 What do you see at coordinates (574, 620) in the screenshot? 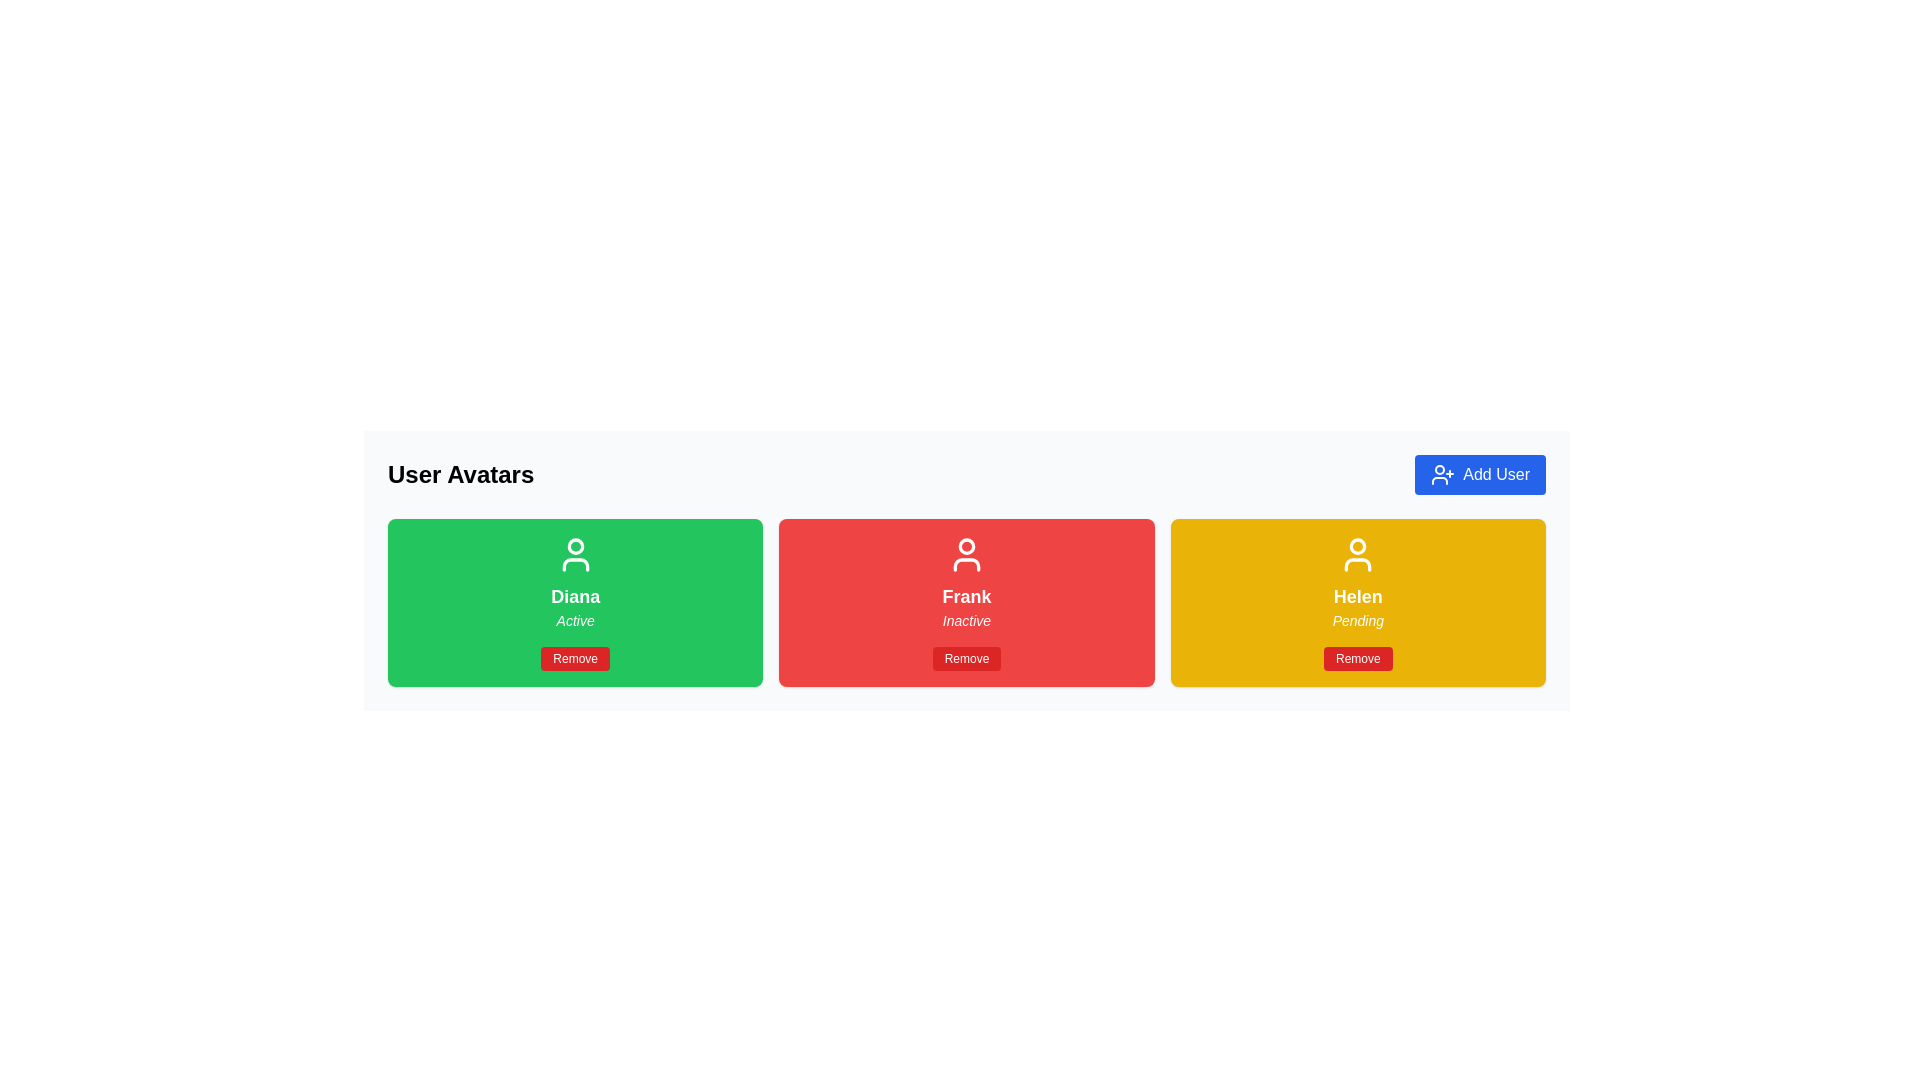
I see `the status text indicating that the user 'Diana' is 'Active', which is located within her user card, centered below the username and above the 'Remove' button` at bounding box center [574, 620].